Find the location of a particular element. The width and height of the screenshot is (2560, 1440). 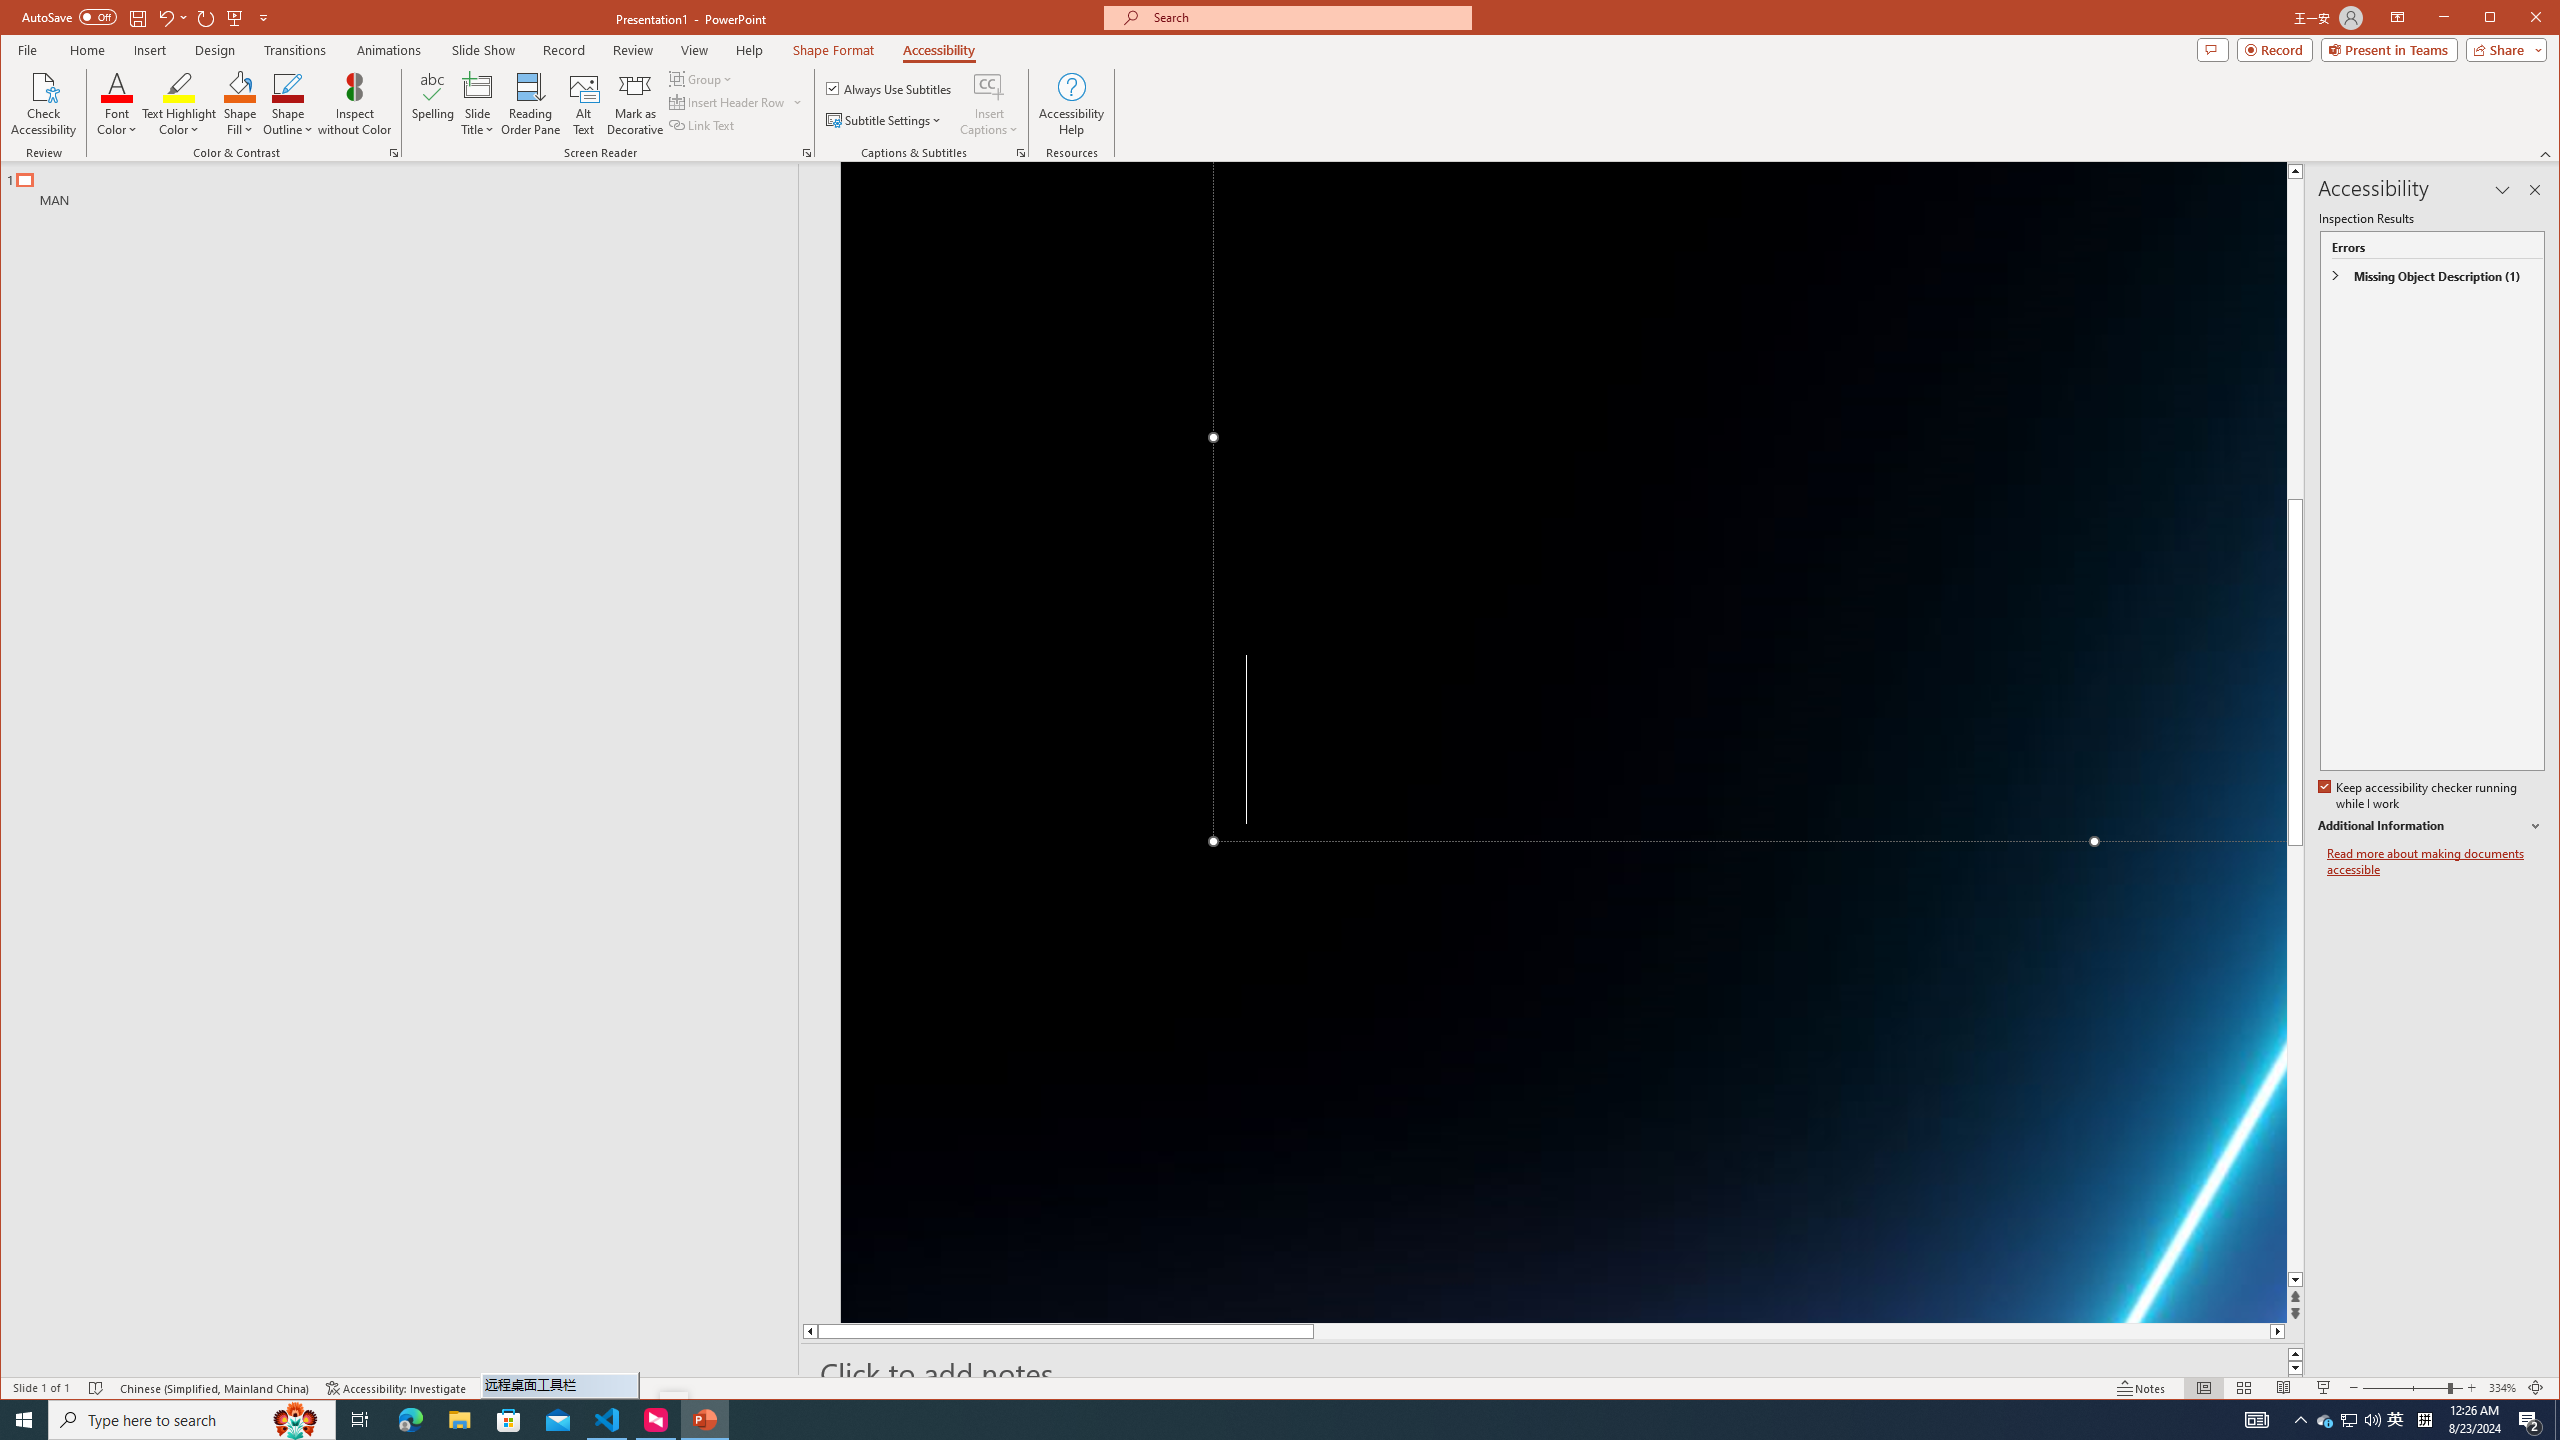

'Slide Title' is located at coordinates (477, 103).